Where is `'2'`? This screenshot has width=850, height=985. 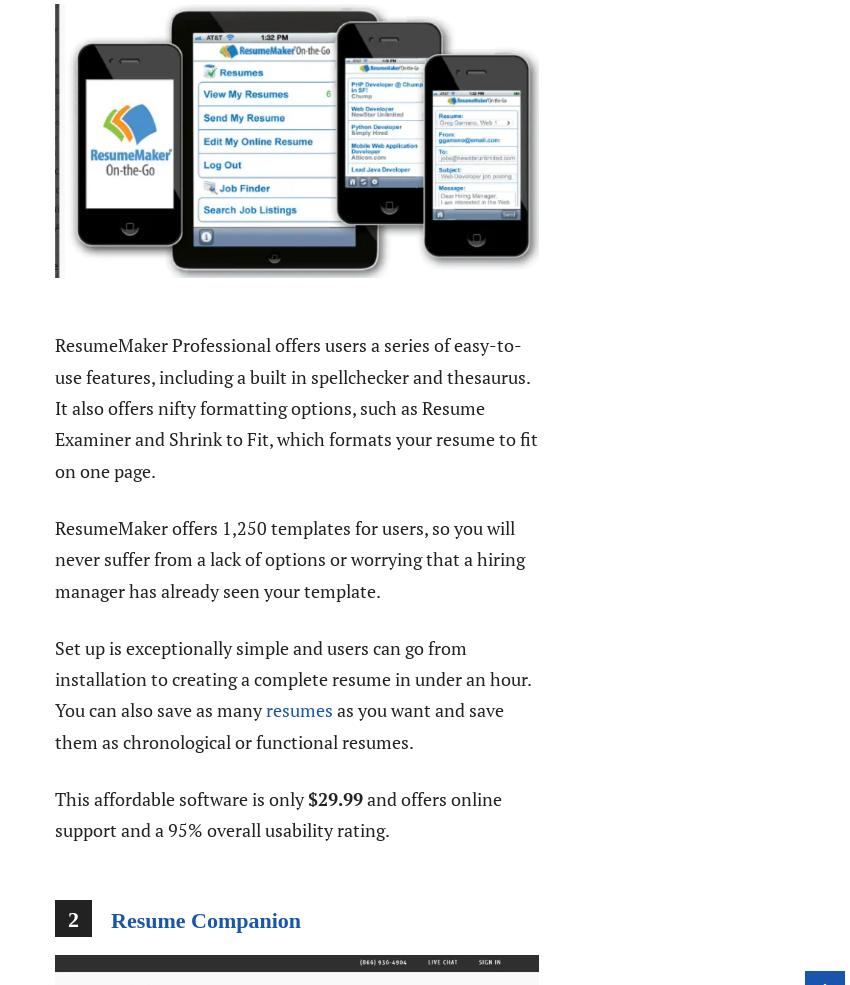
'2' is located at coordinates (73, 918).